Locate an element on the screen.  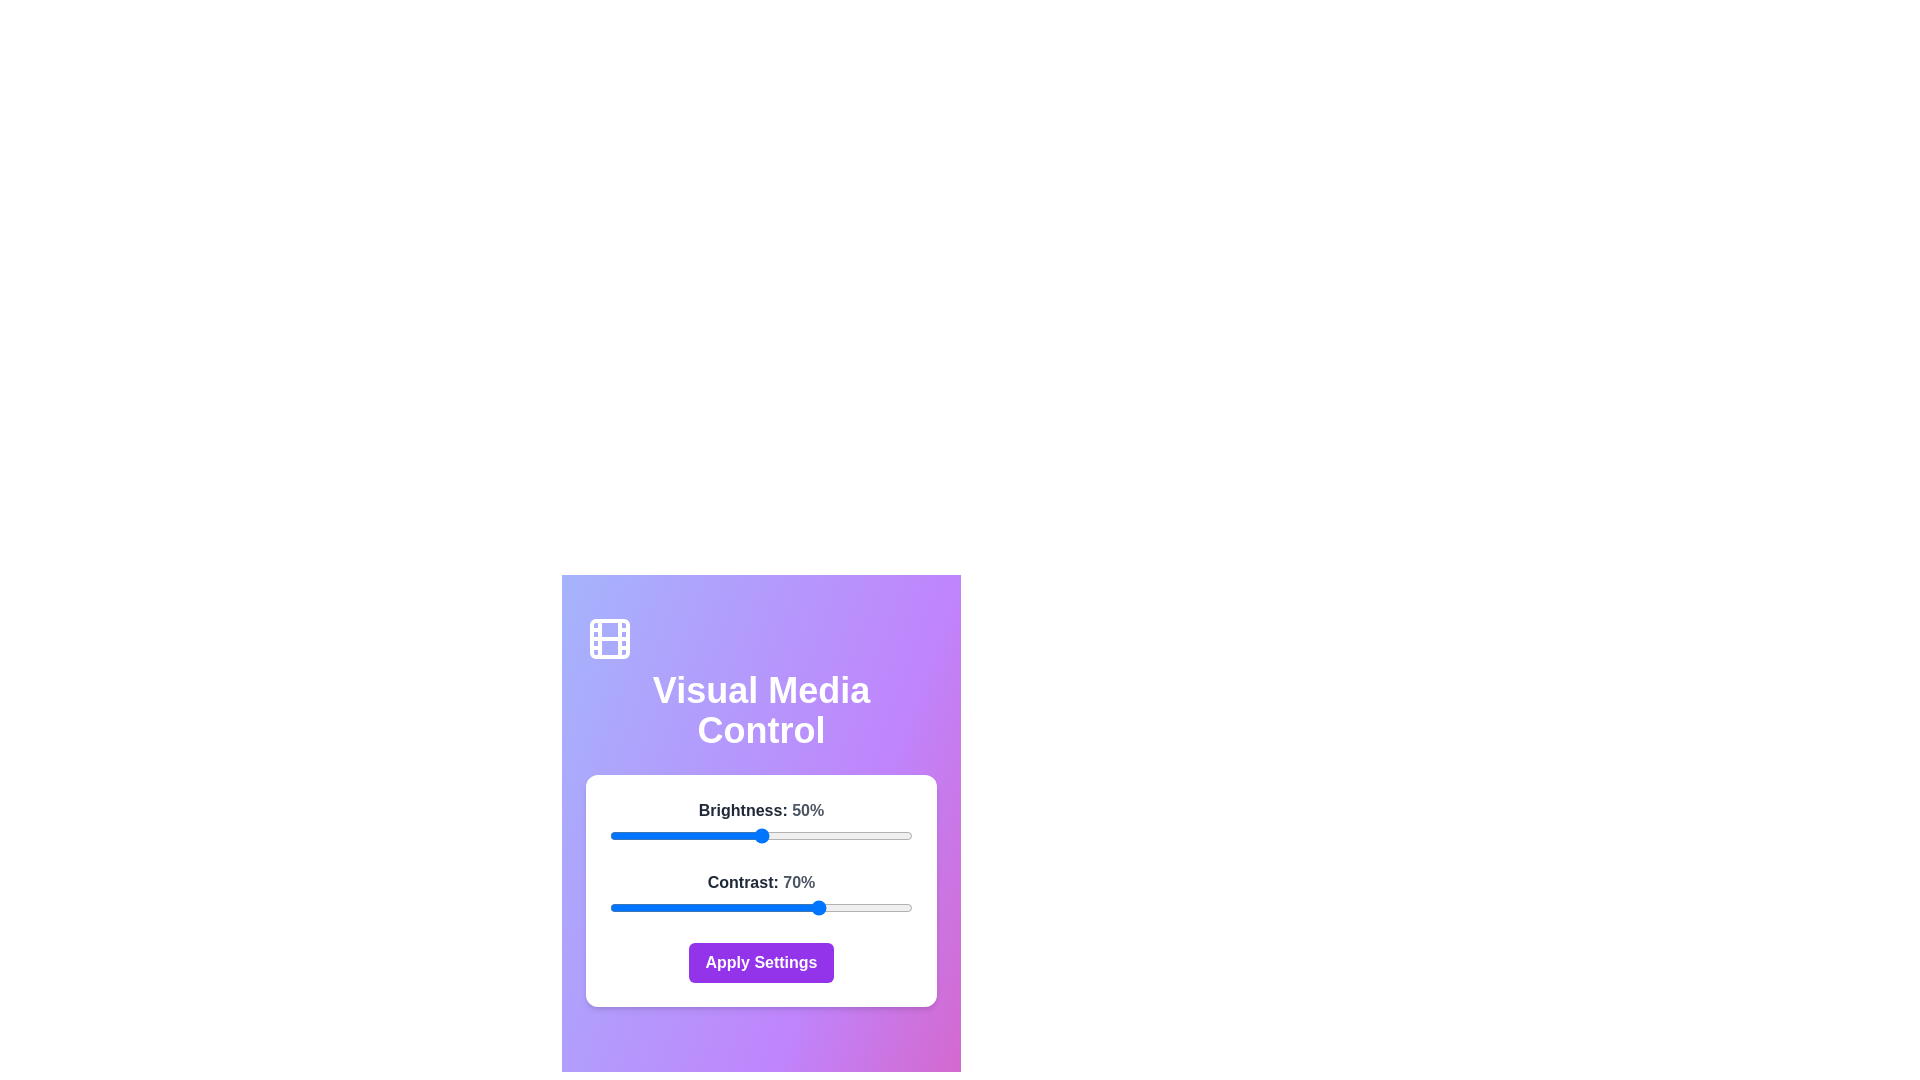
'Apply Settings' button is located at coordinates (760, 962).